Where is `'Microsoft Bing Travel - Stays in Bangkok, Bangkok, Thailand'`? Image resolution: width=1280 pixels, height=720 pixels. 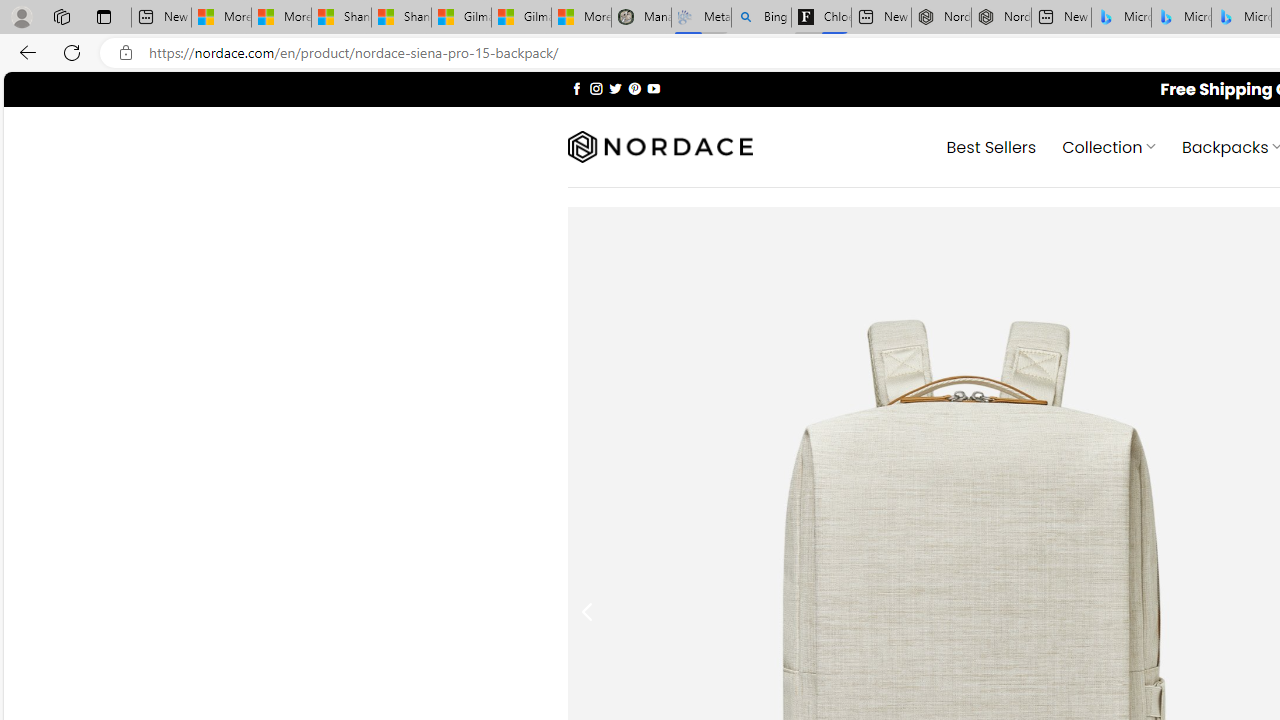
'Microsoft Bing Travel - Stays in Bangkok, Bangkok, Thailand' is located at coordinates (1181, 17).